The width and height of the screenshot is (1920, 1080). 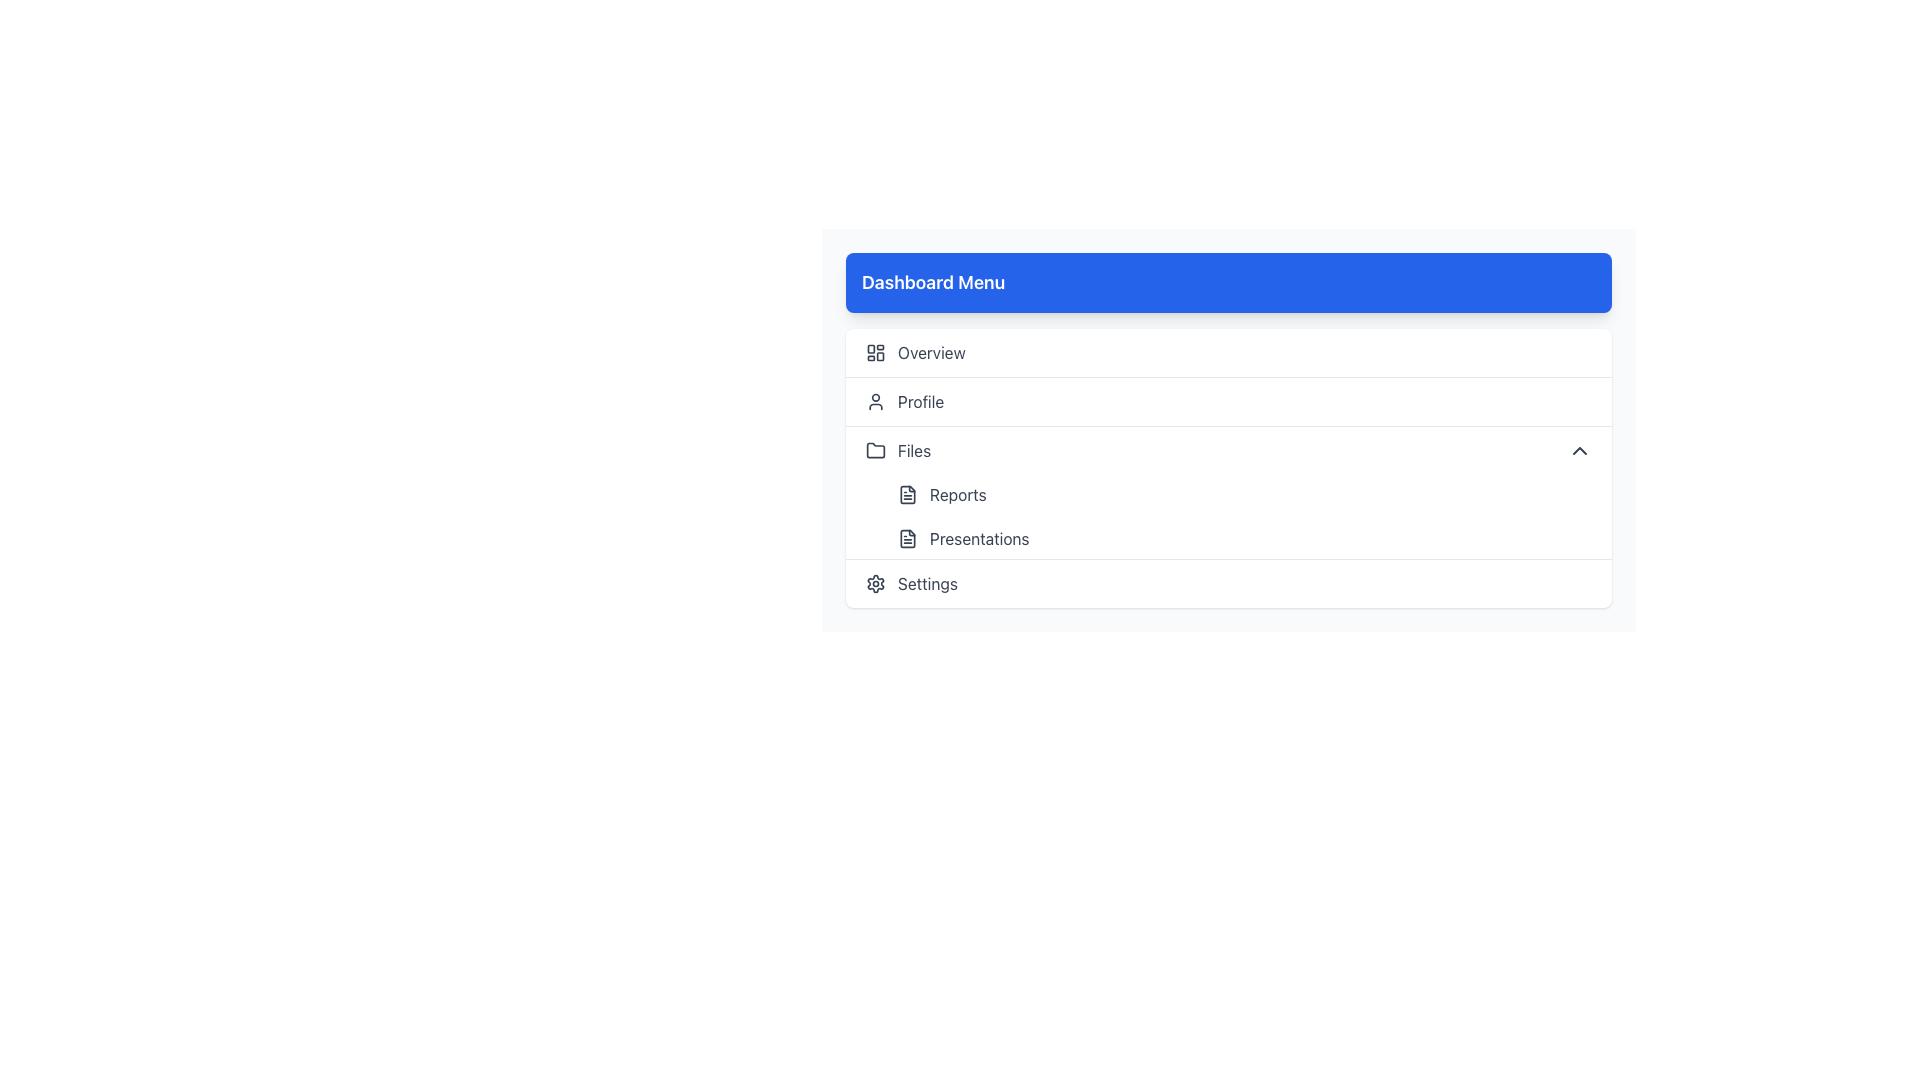 I want to click on the 'Presentations' item in the collapsible menu section, which is the third item in the list following 'Files' and 'Reports', so click(x=1227, y=492).